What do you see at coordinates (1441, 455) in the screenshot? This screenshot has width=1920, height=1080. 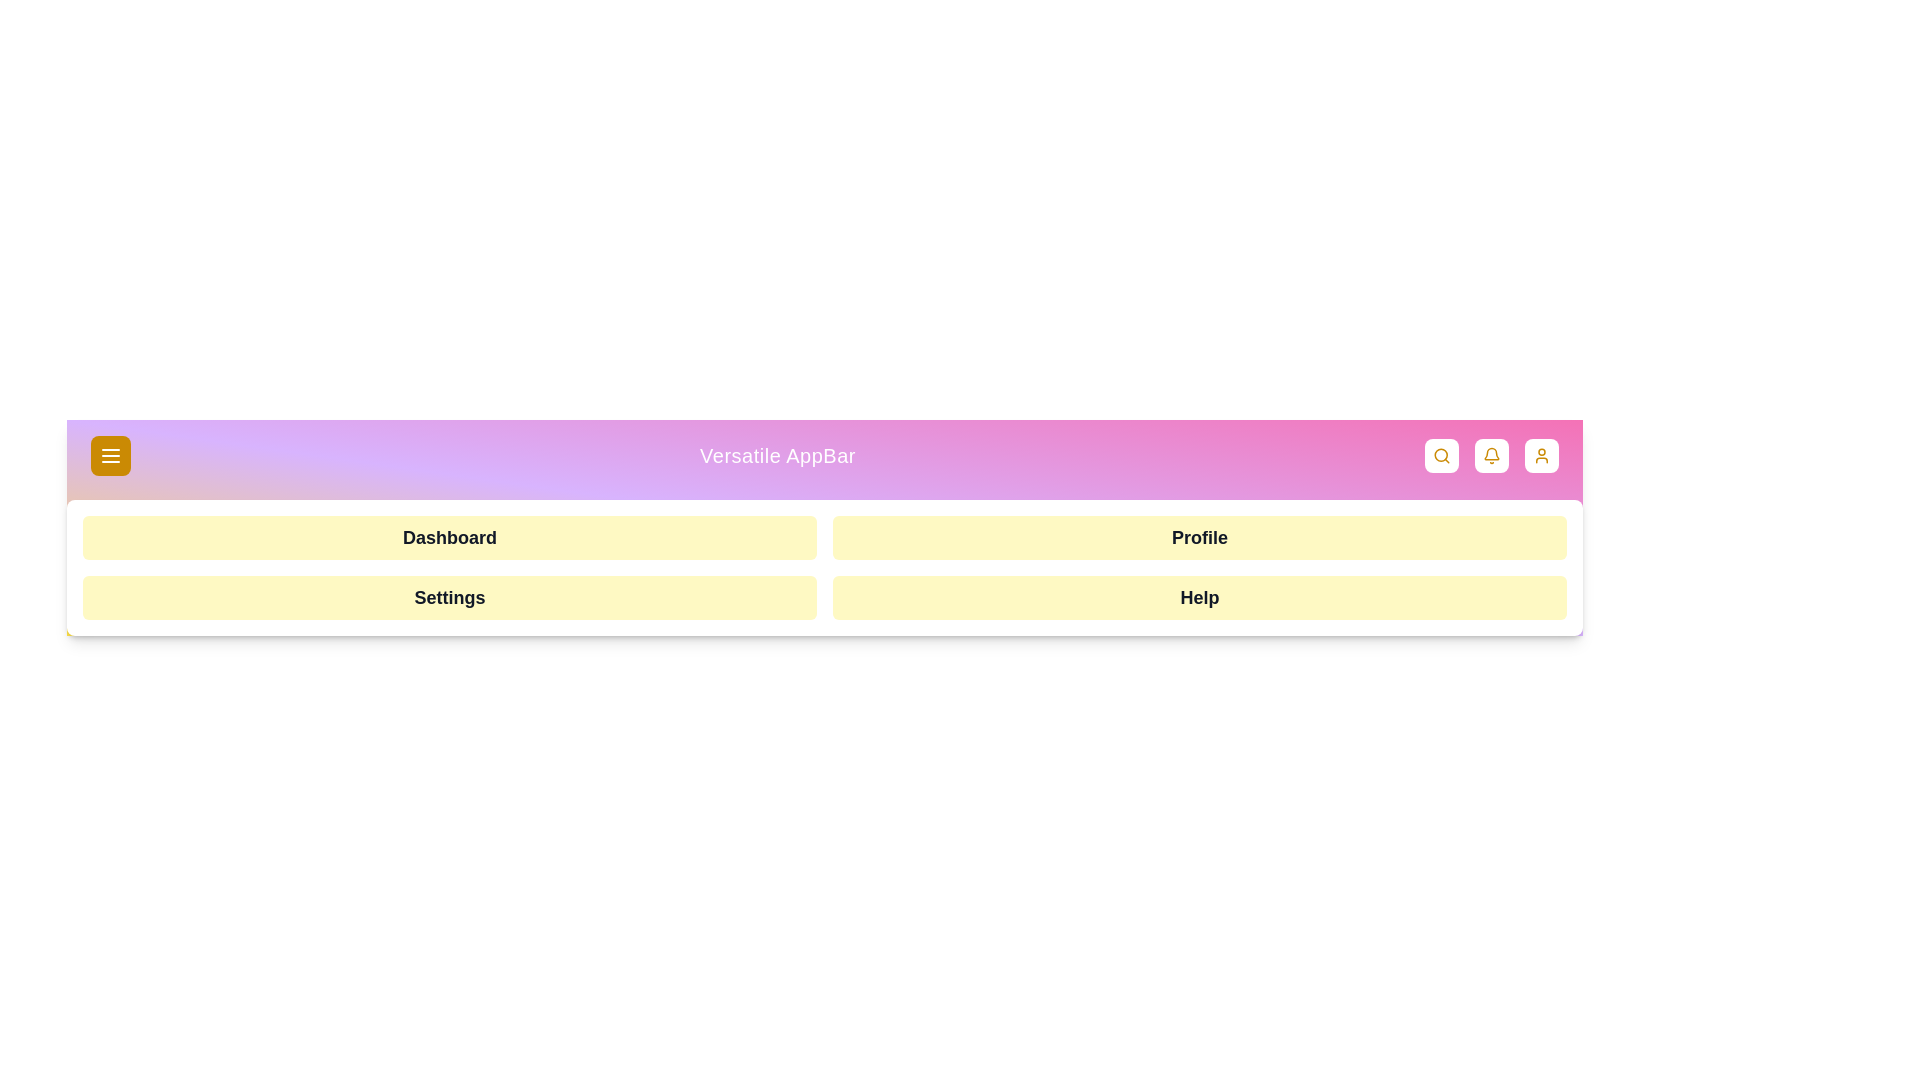 I see `the search button in the top-right corner of the app bar` at bounding box center [1441, 455].